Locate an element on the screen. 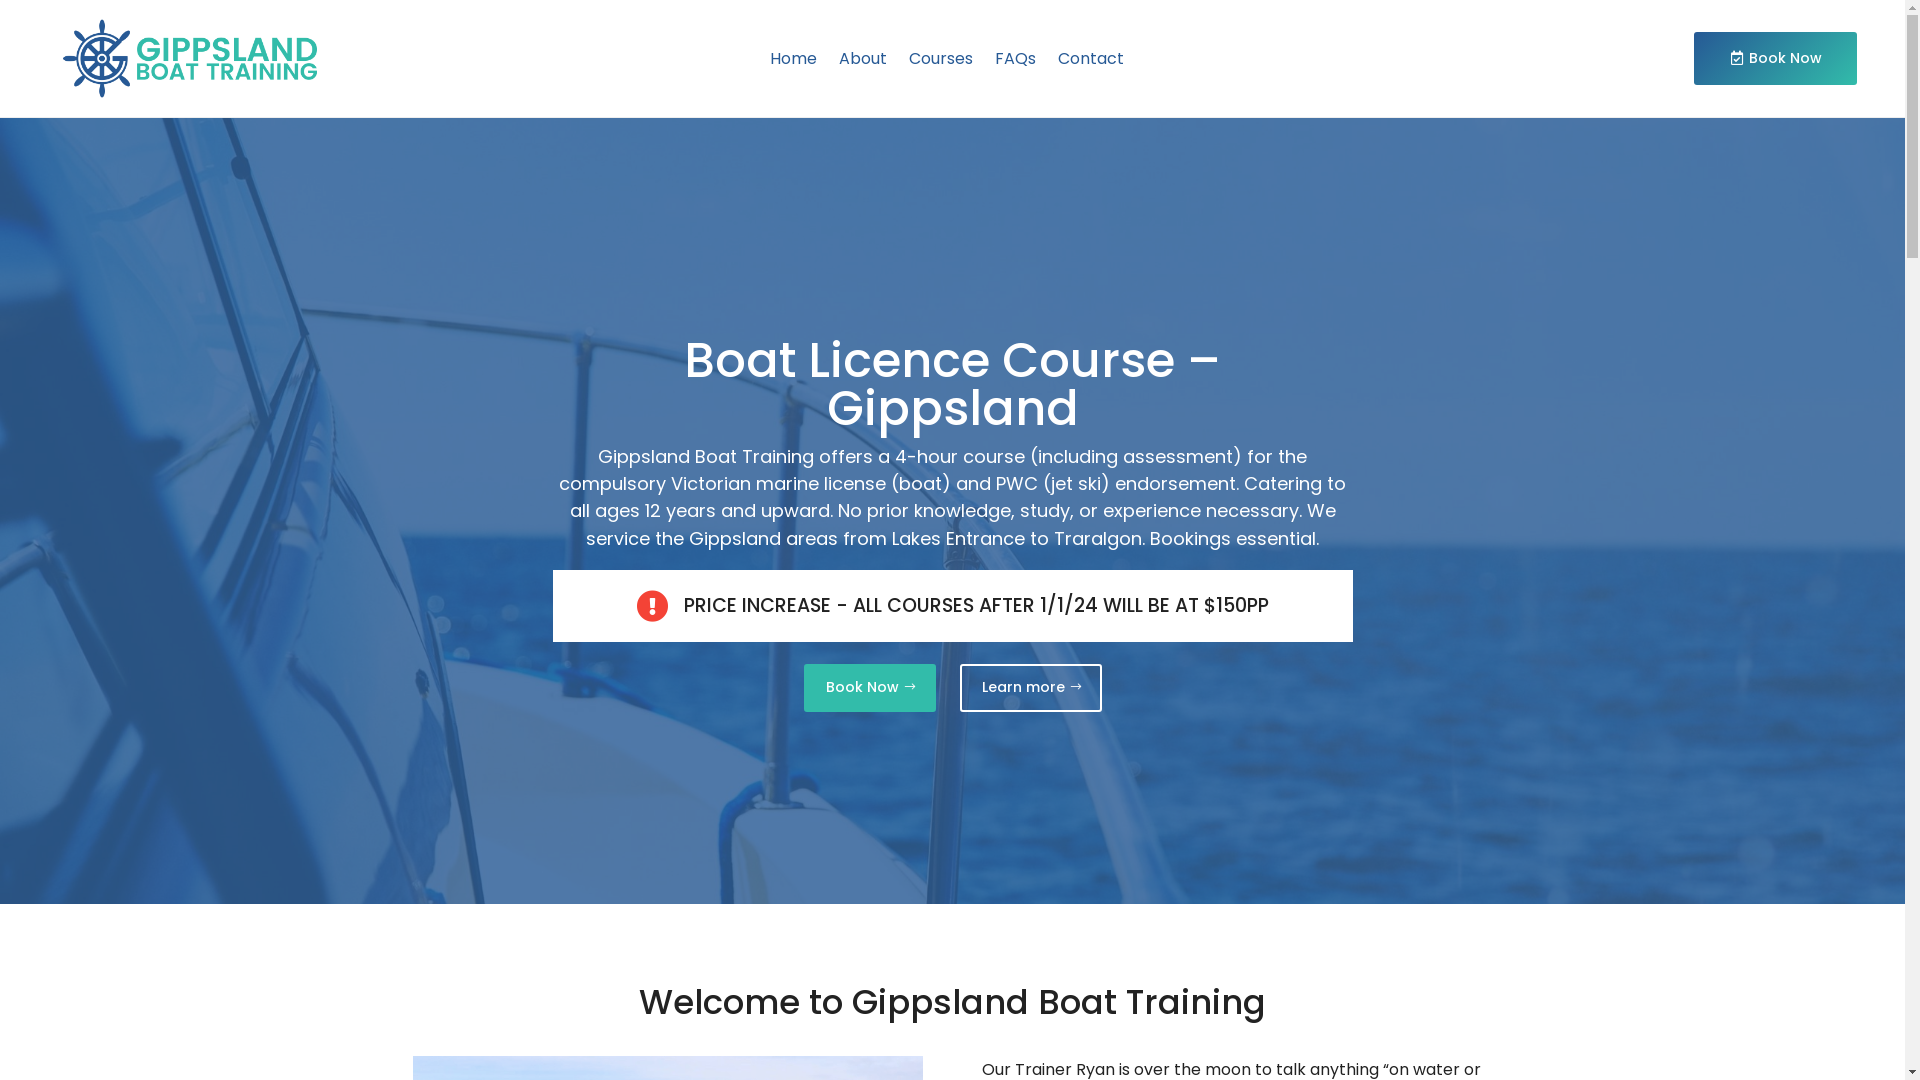  'About' is located at coordinates (863, 57).